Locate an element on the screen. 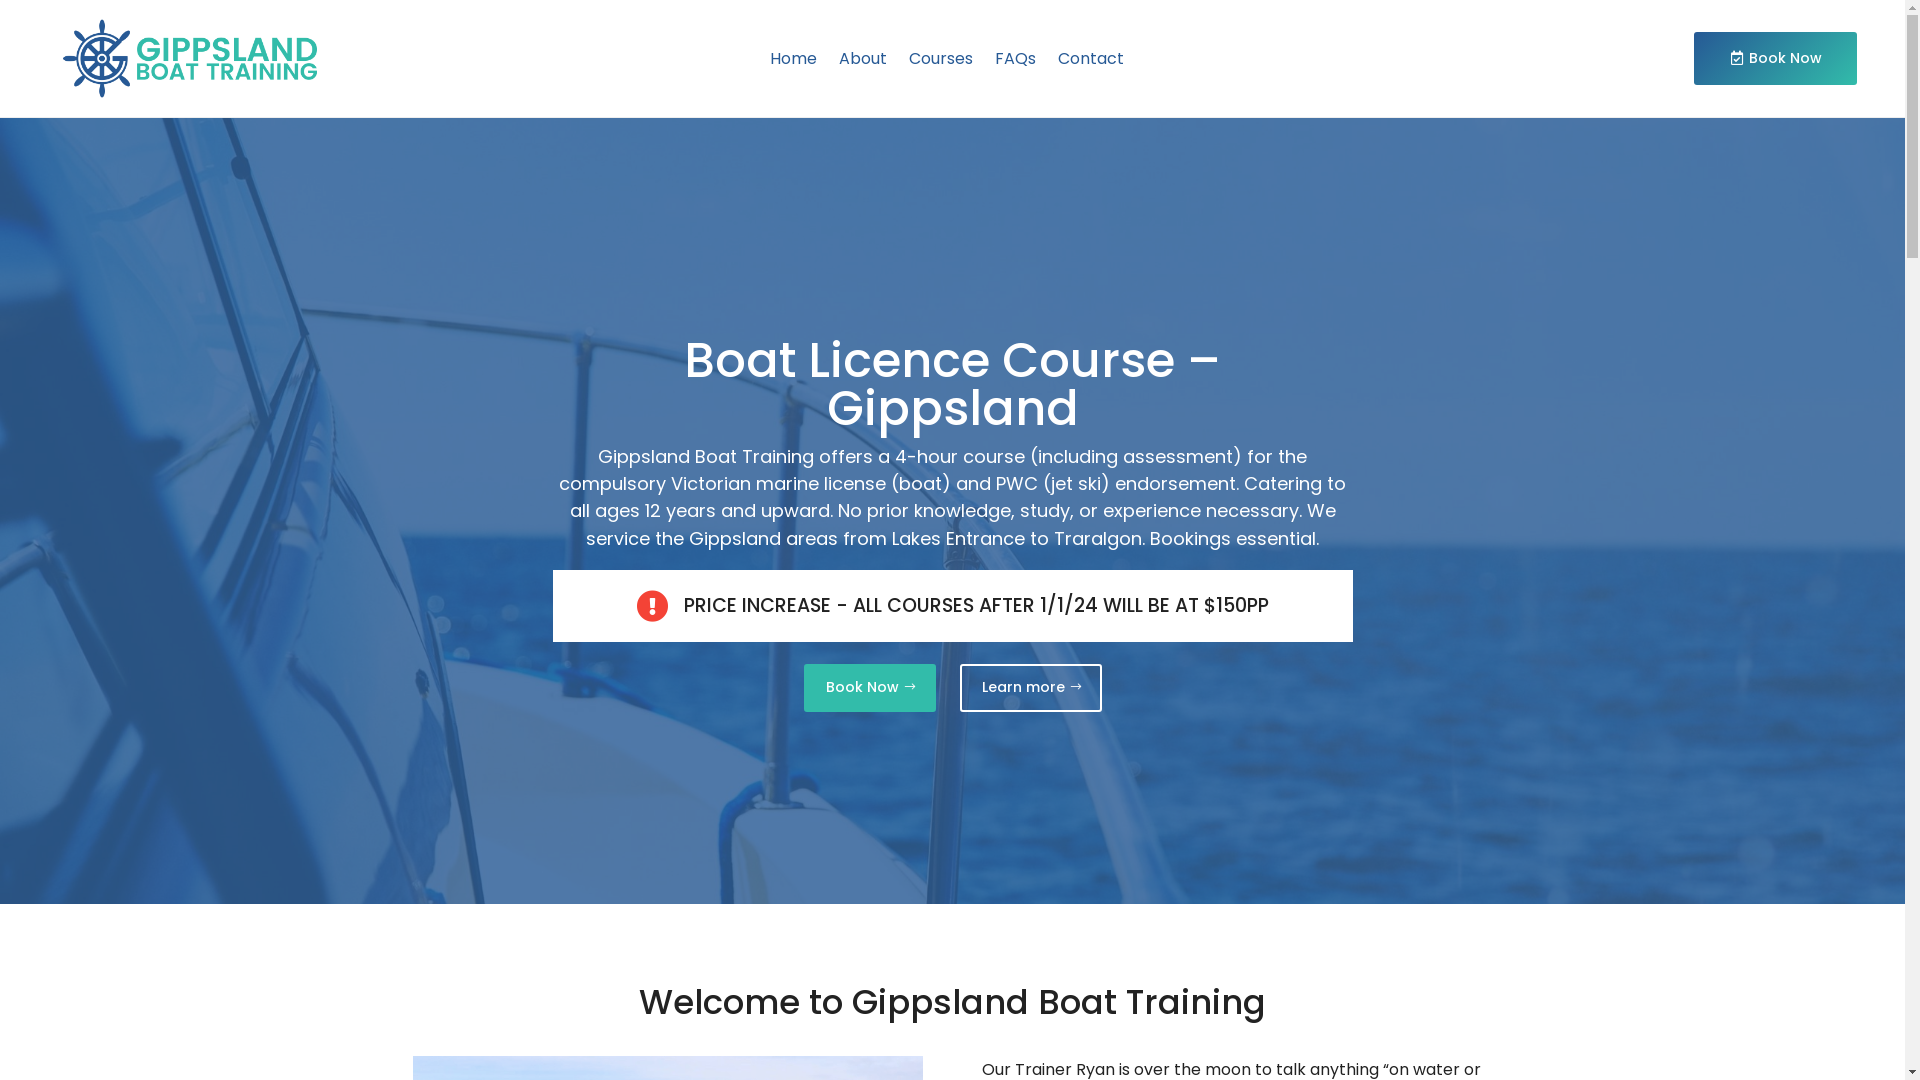  'About' is located at coordinates (863, 57).